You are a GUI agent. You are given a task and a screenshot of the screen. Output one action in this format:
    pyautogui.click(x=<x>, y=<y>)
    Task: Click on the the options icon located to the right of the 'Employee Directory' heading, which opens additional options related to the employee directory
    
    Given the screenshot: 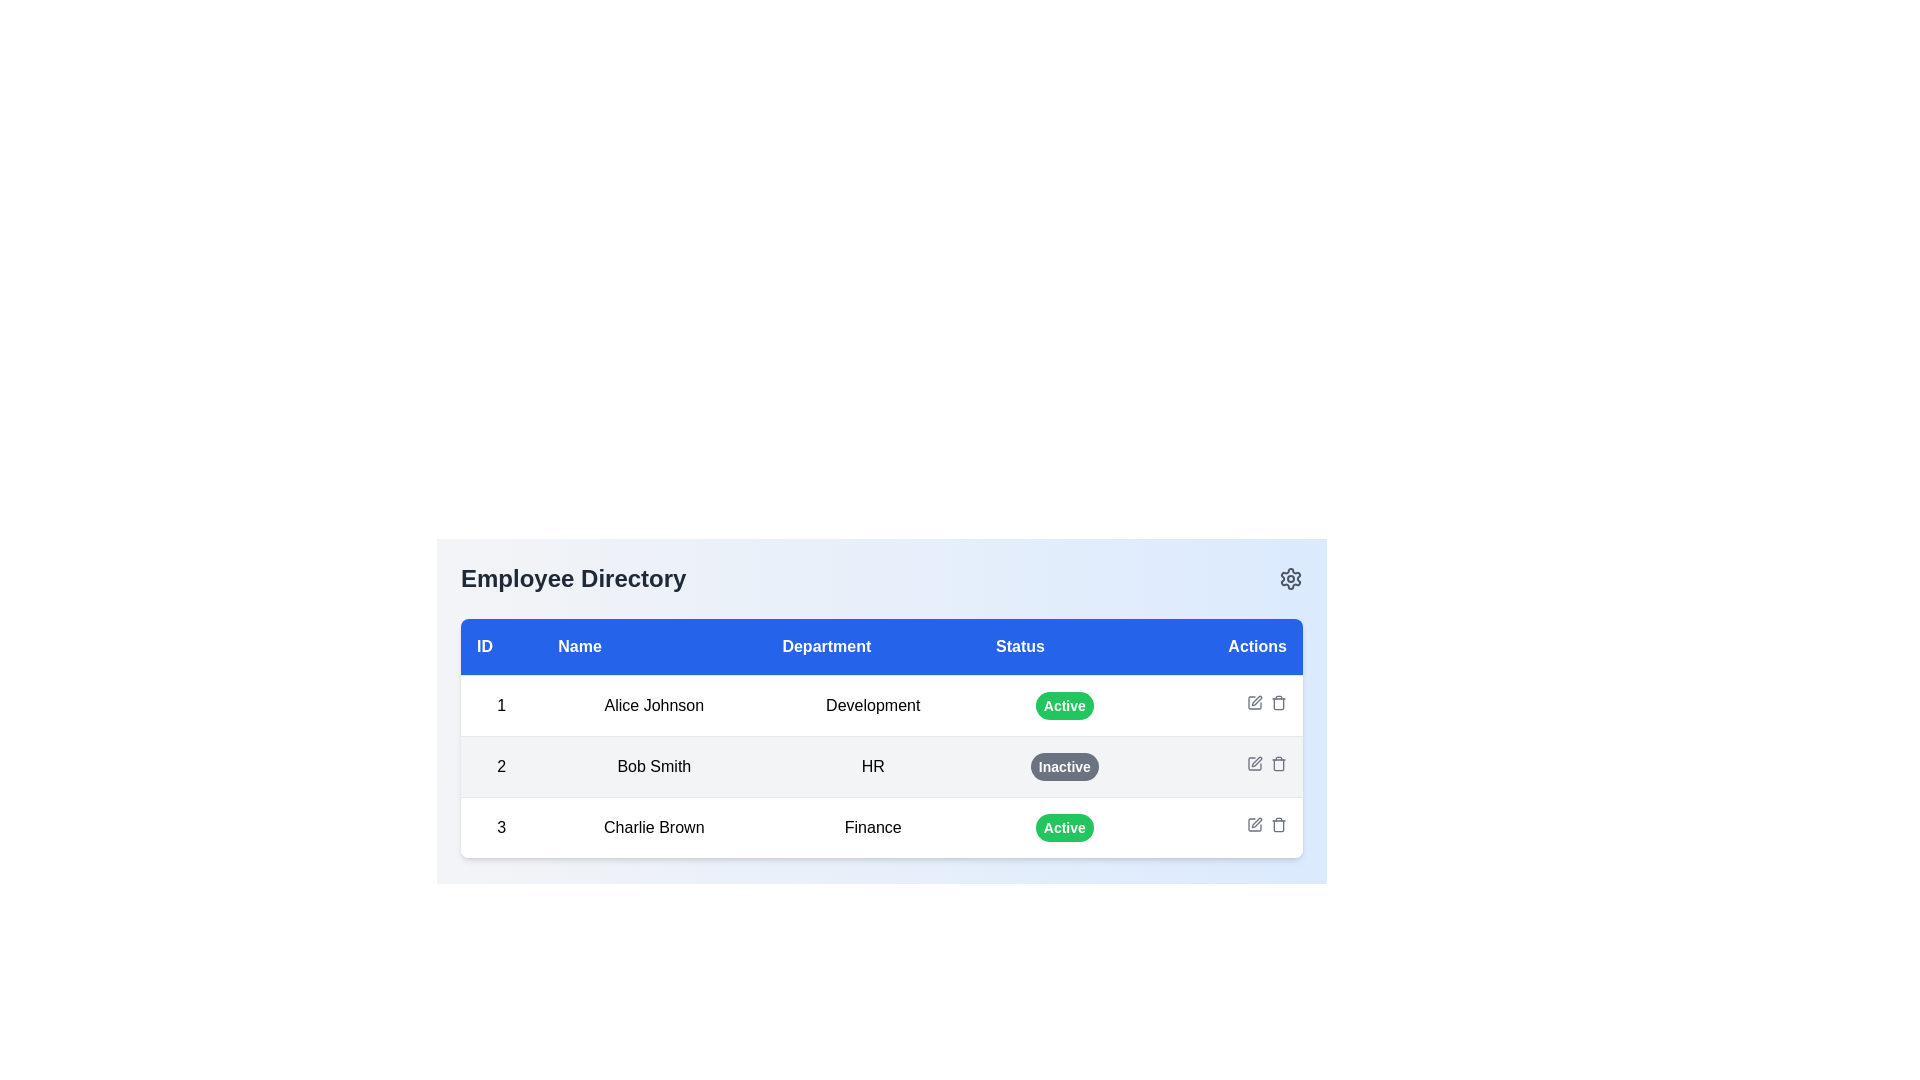 What is the action you would take?
    pyautogui.click(x=1291, y=578)
    